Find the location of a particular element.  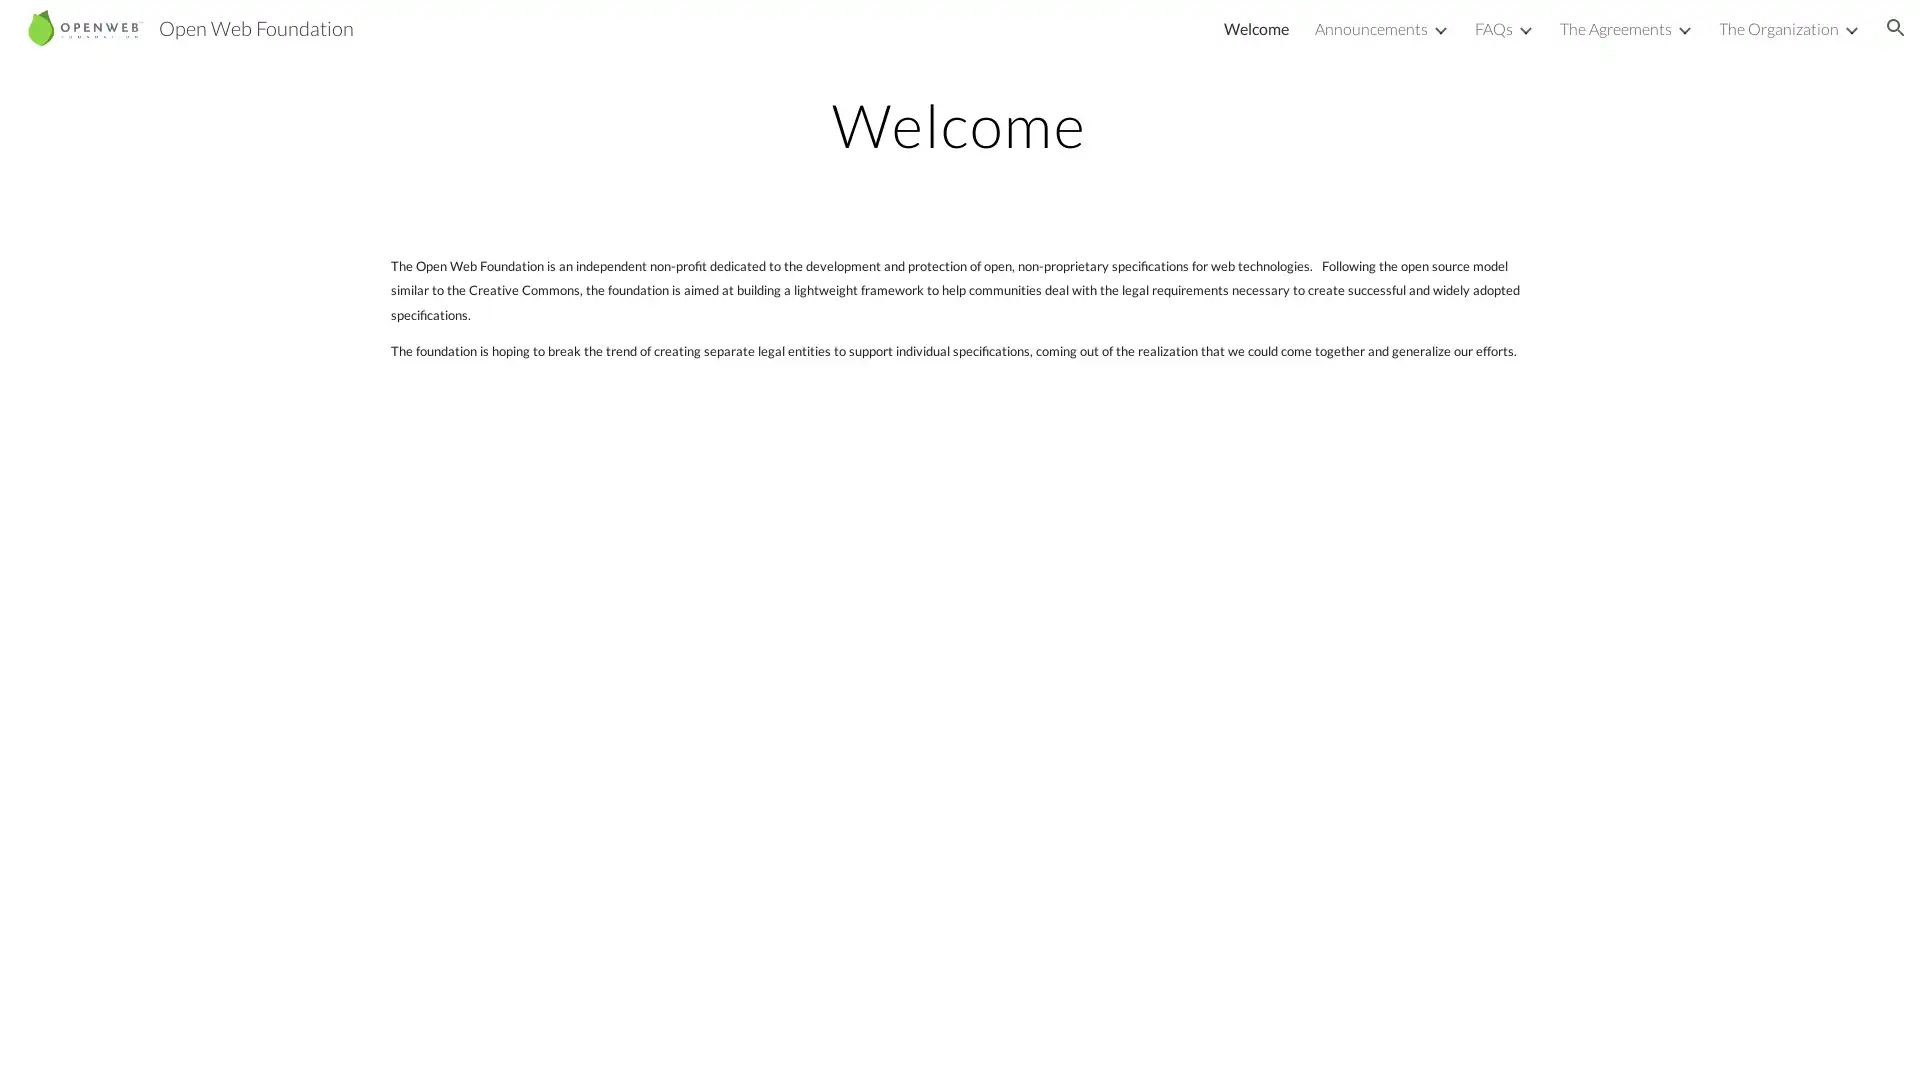

Report abuse is located at coordinates (240, 1044).